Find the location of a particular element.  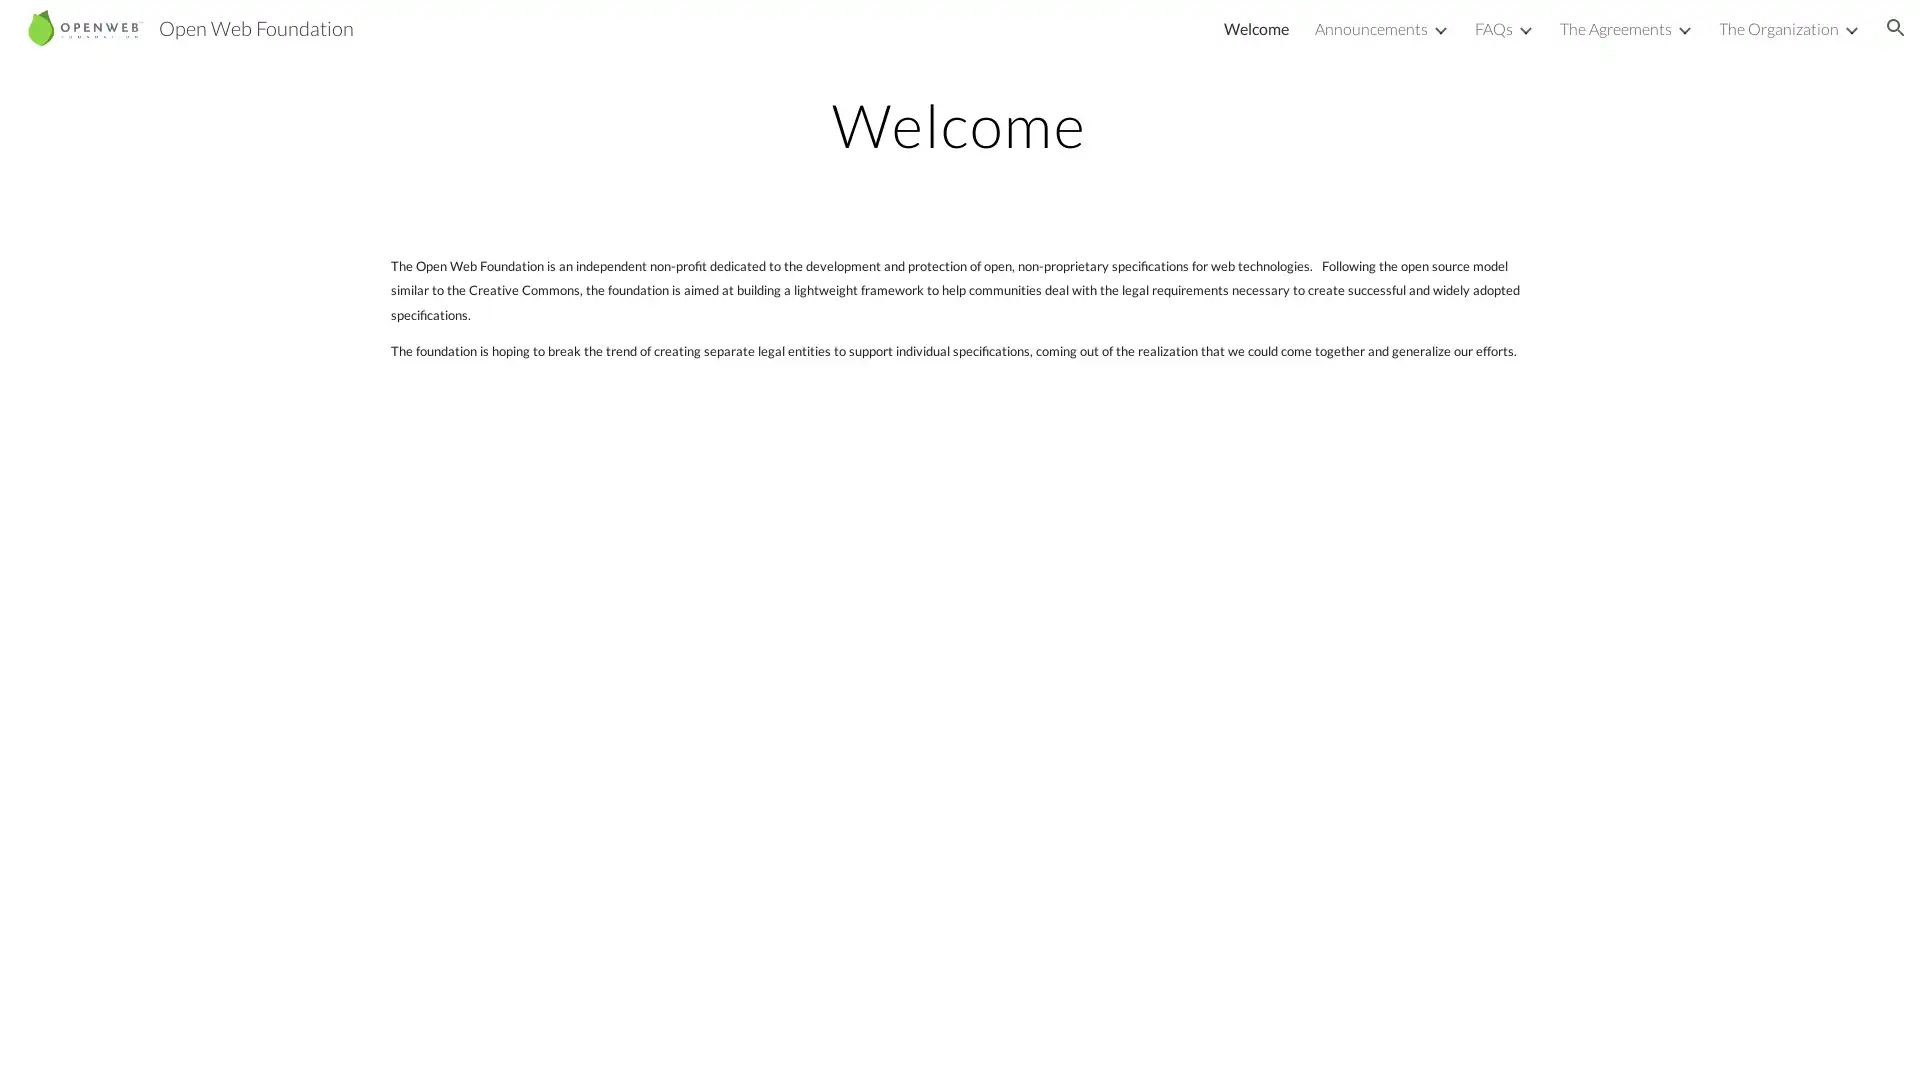

Report abuse is located at coordinates (240, 1044).